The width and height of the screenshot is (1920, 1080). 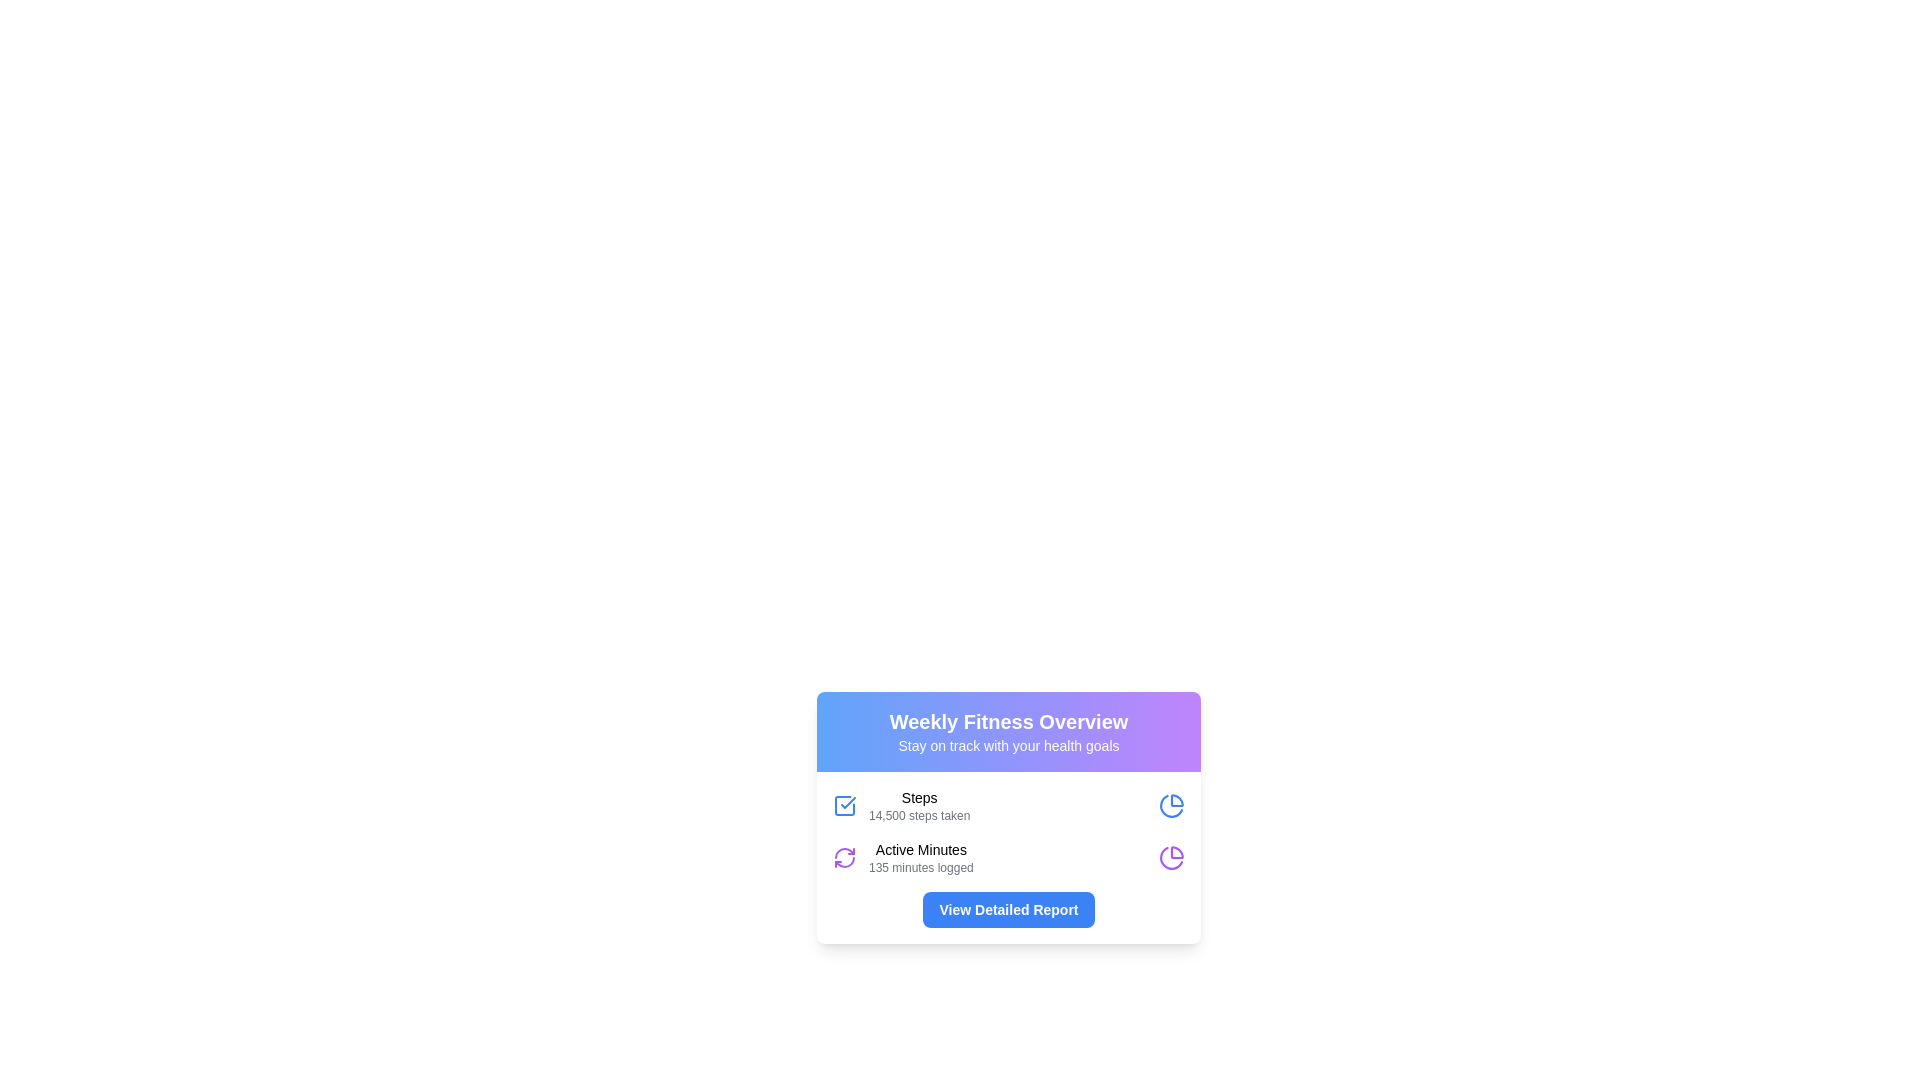 What do you see at coordinates (1171, 856) in the screenshot?
I see `the representation of the purple pie chart icon located in the Weekly Fitness Overview widget, aligned with the Active Minutes text` at bounding box center [1171, 856].